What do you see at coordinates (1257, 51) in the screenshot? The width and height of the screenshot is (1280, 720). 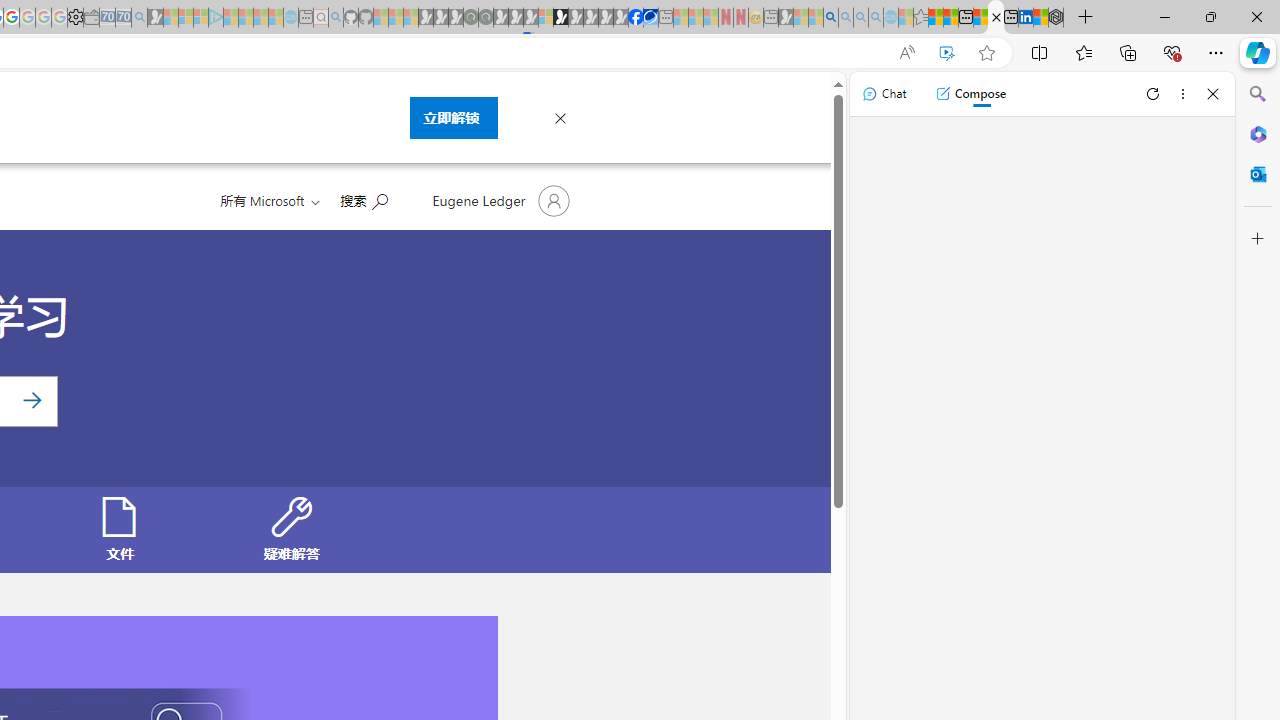 I see `'Copilot (Ctrl+Shift+.)'` at bounding box center [1257, 51].